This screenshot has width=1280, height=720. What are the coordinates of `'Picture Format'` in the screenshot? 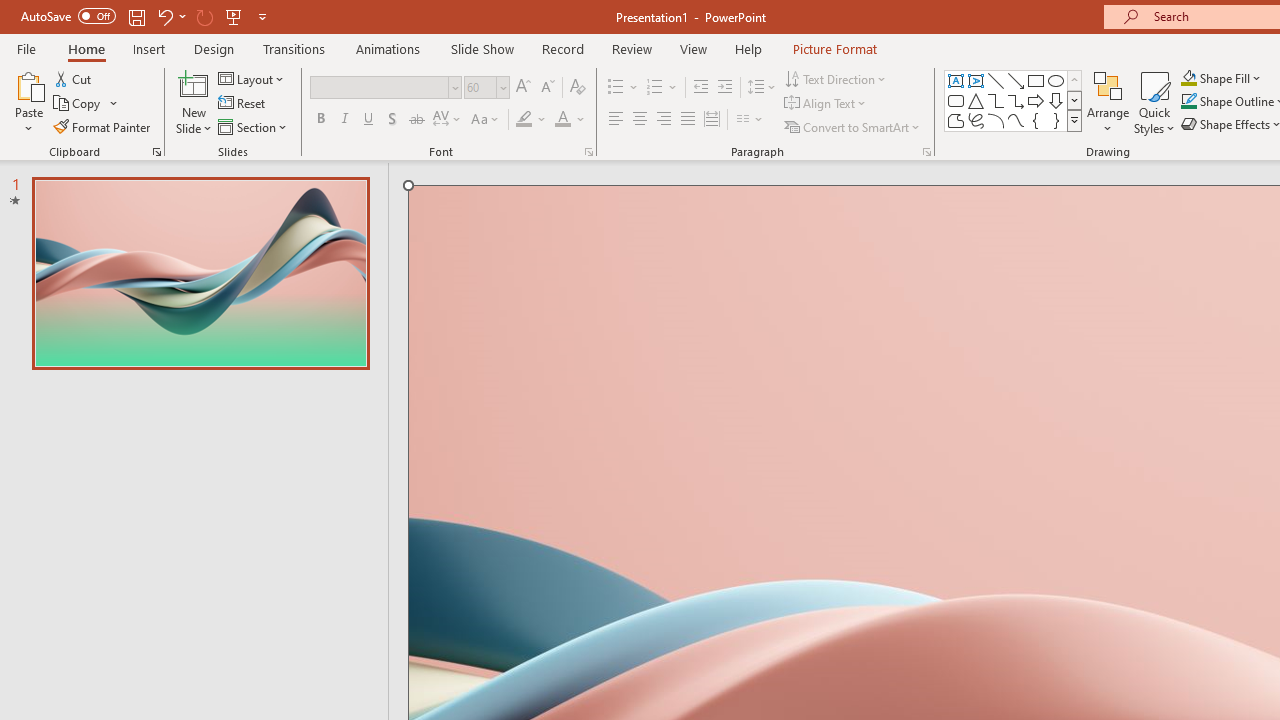 It's located at (835, 48).